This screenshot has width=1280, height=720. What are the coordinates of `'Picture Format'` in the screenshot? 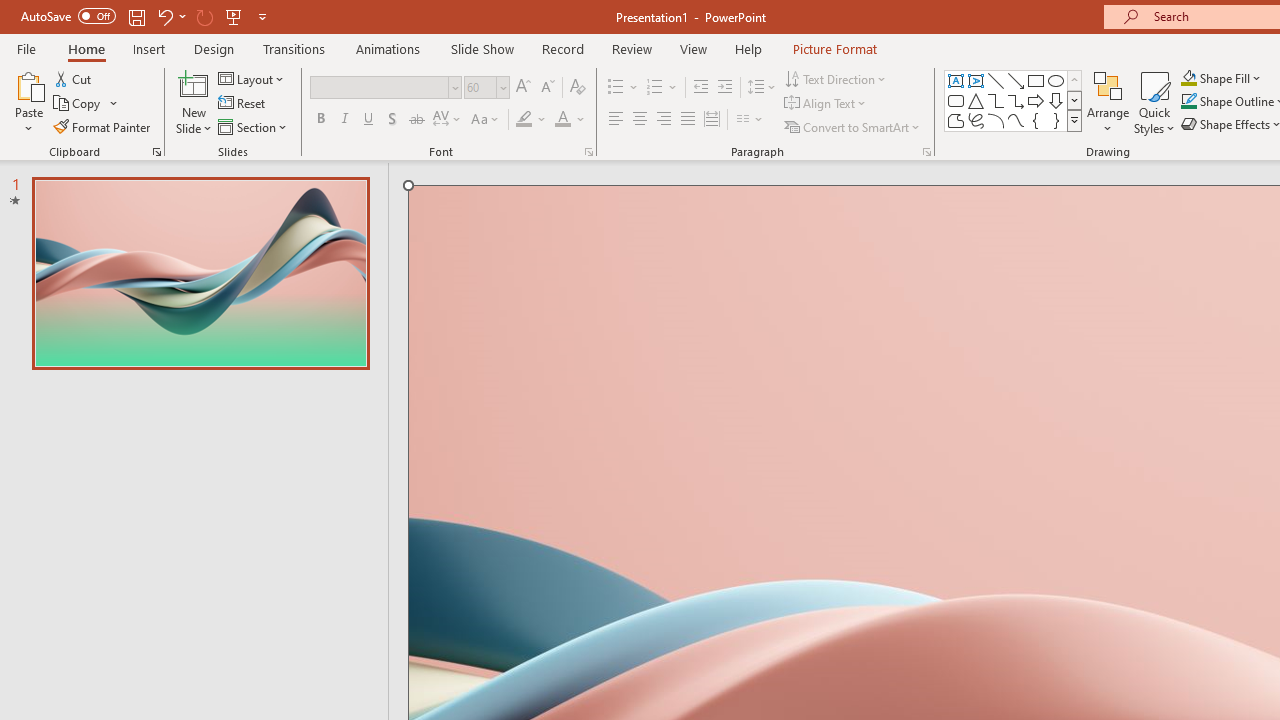 It's located at (835, 48).